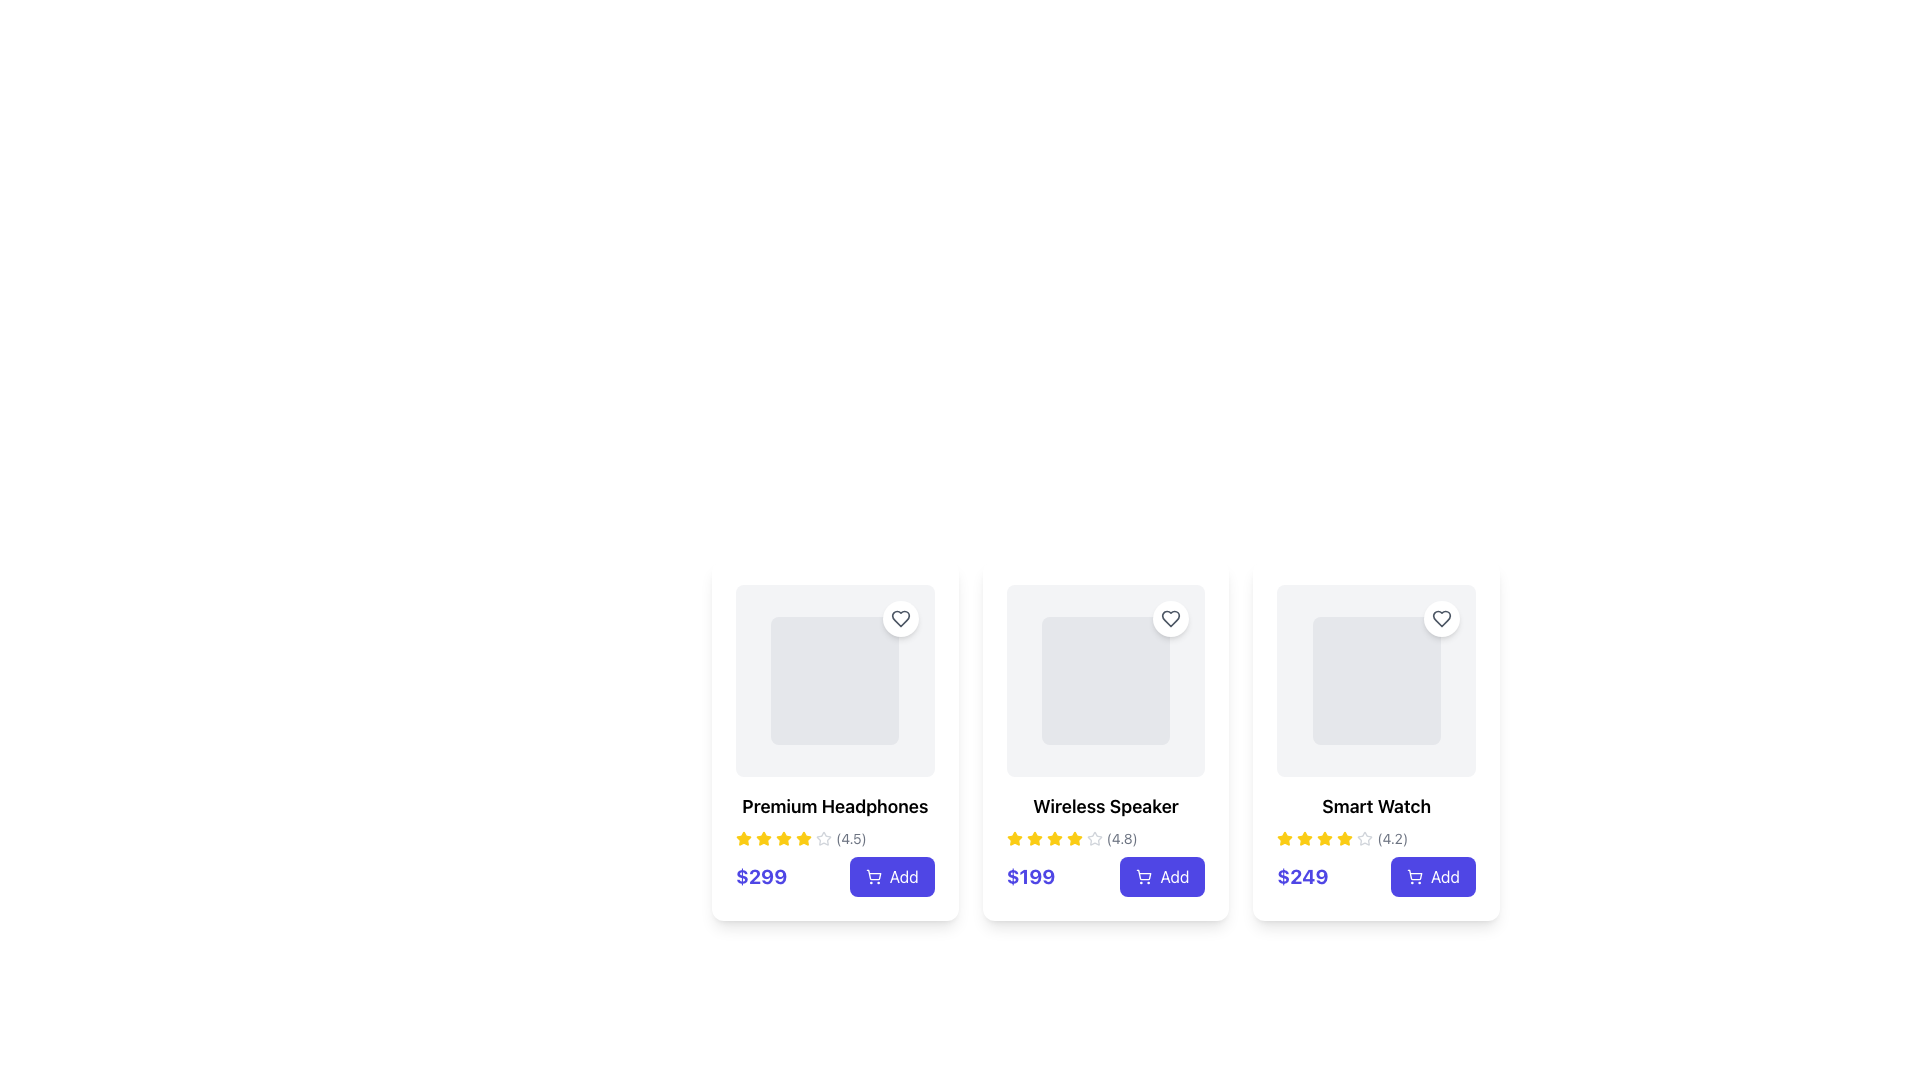 The width and height of the screenshot is (1920, 1080). I want to click on the fifth star-shaped icon with a yellow fill in the rating section of the 'Wireless Speaker' product card to interact with the rating system, so click(1073, 839).